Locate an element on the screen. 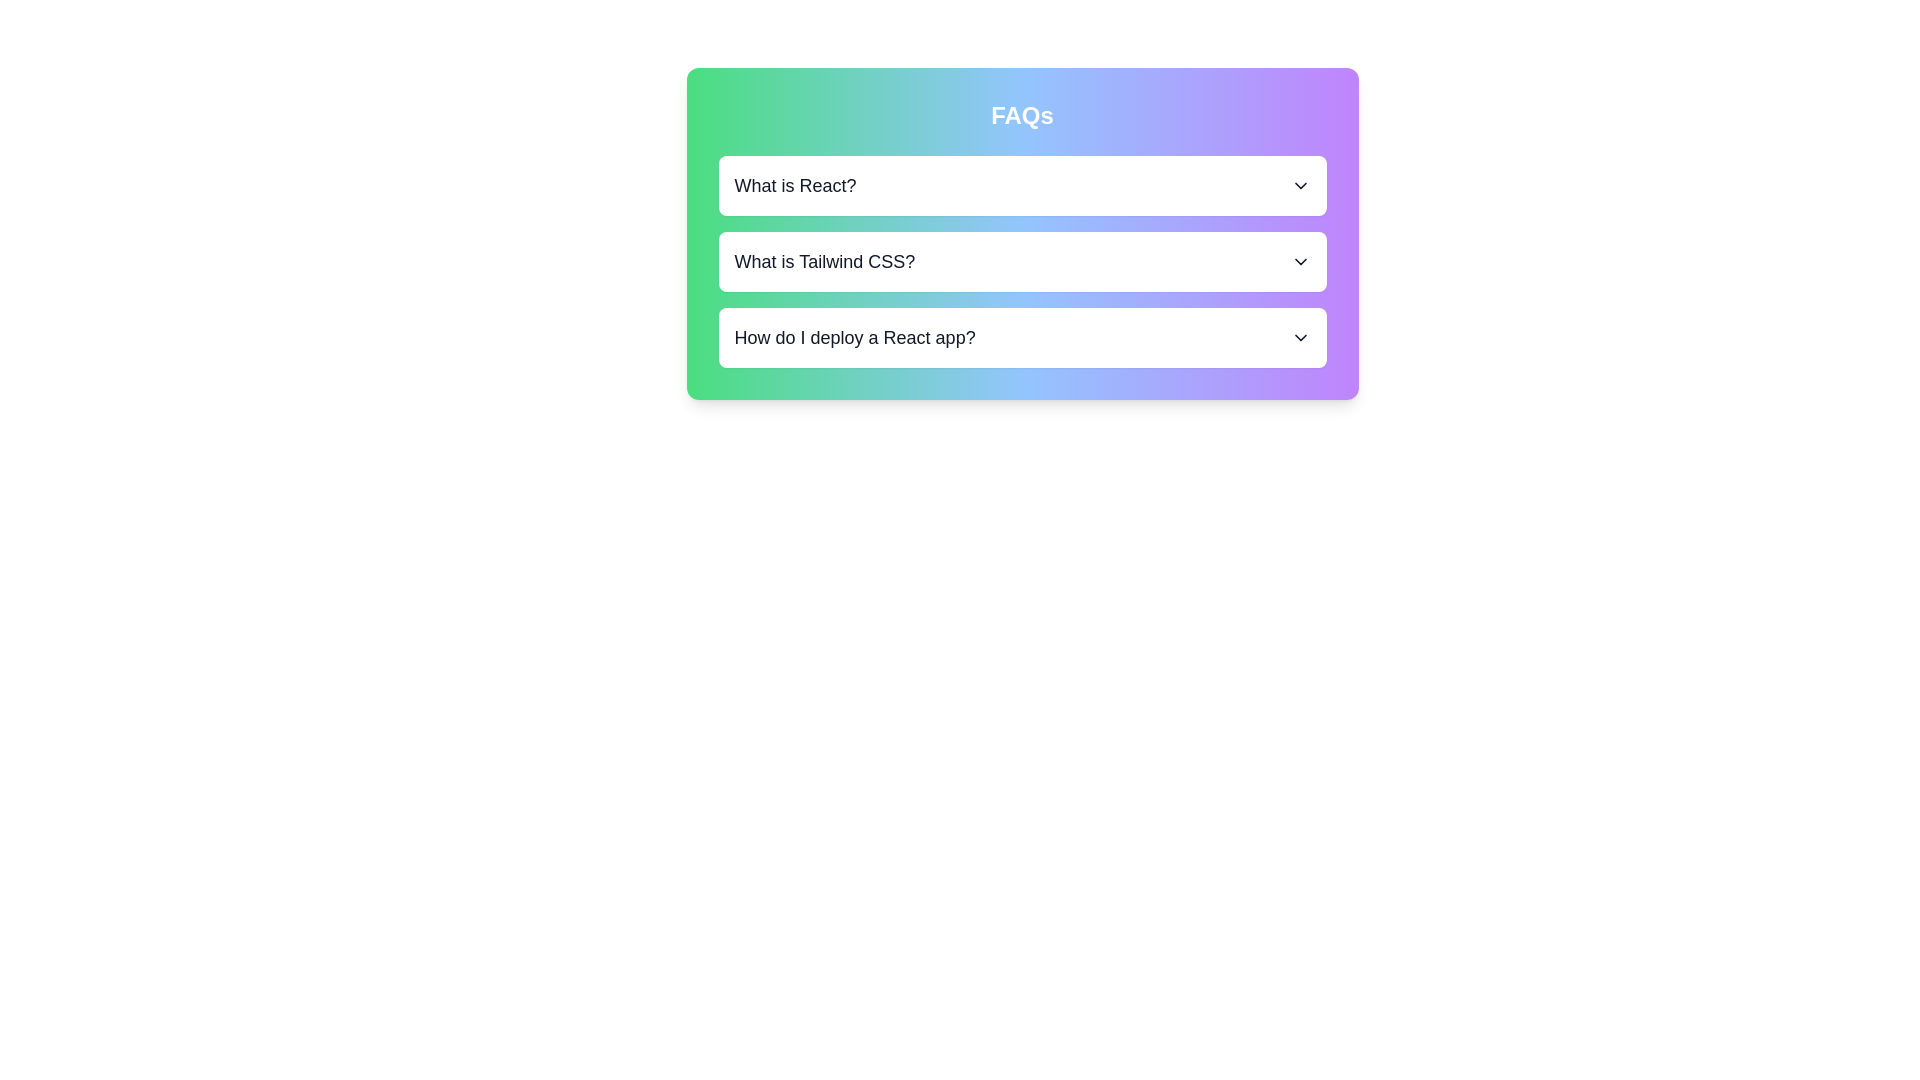 This screenshot has width=1920, height=1080. the third interactive card in the FAQ section is located at coordinates (1022, 337).